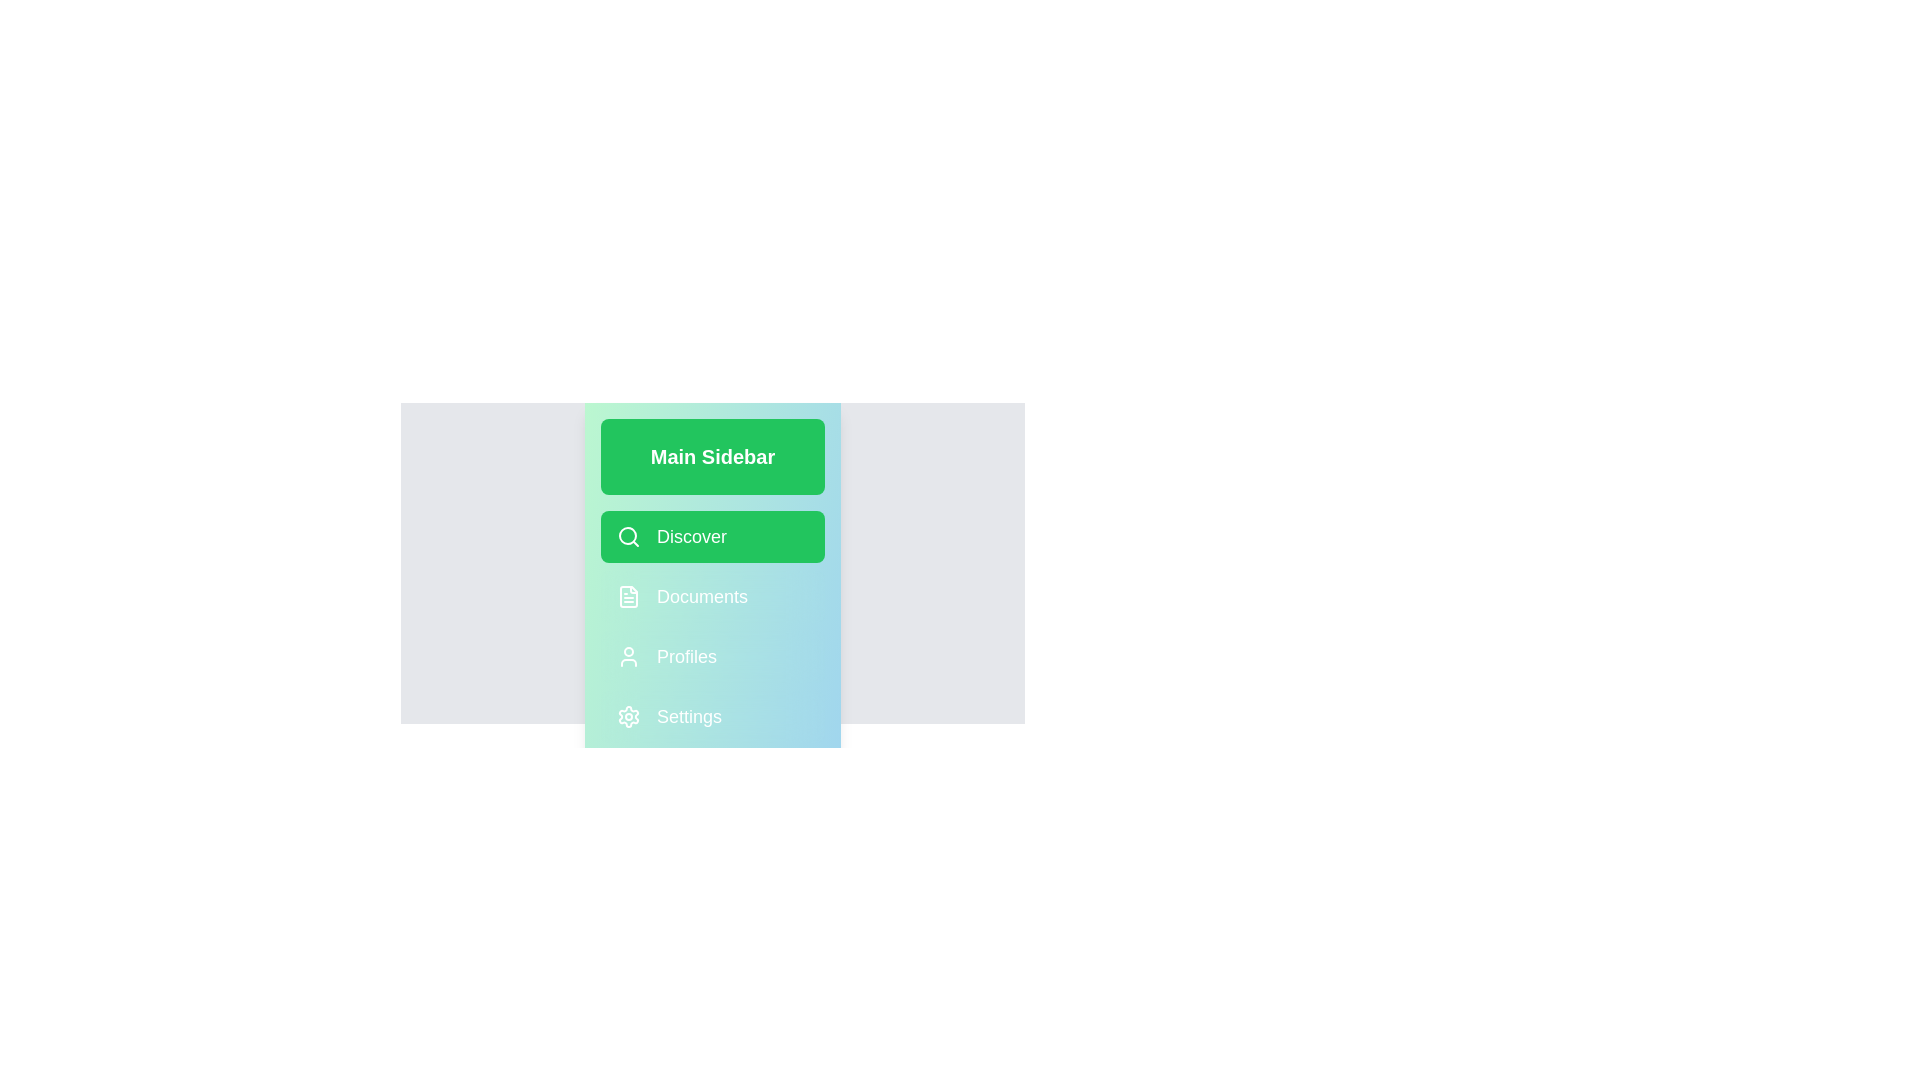  What do you see at coordinates (627, 716) in the screenshot?
I see `the gear icon representing the settings option located in the lower part of the sidebar interface` at bounding box center [627, 716].